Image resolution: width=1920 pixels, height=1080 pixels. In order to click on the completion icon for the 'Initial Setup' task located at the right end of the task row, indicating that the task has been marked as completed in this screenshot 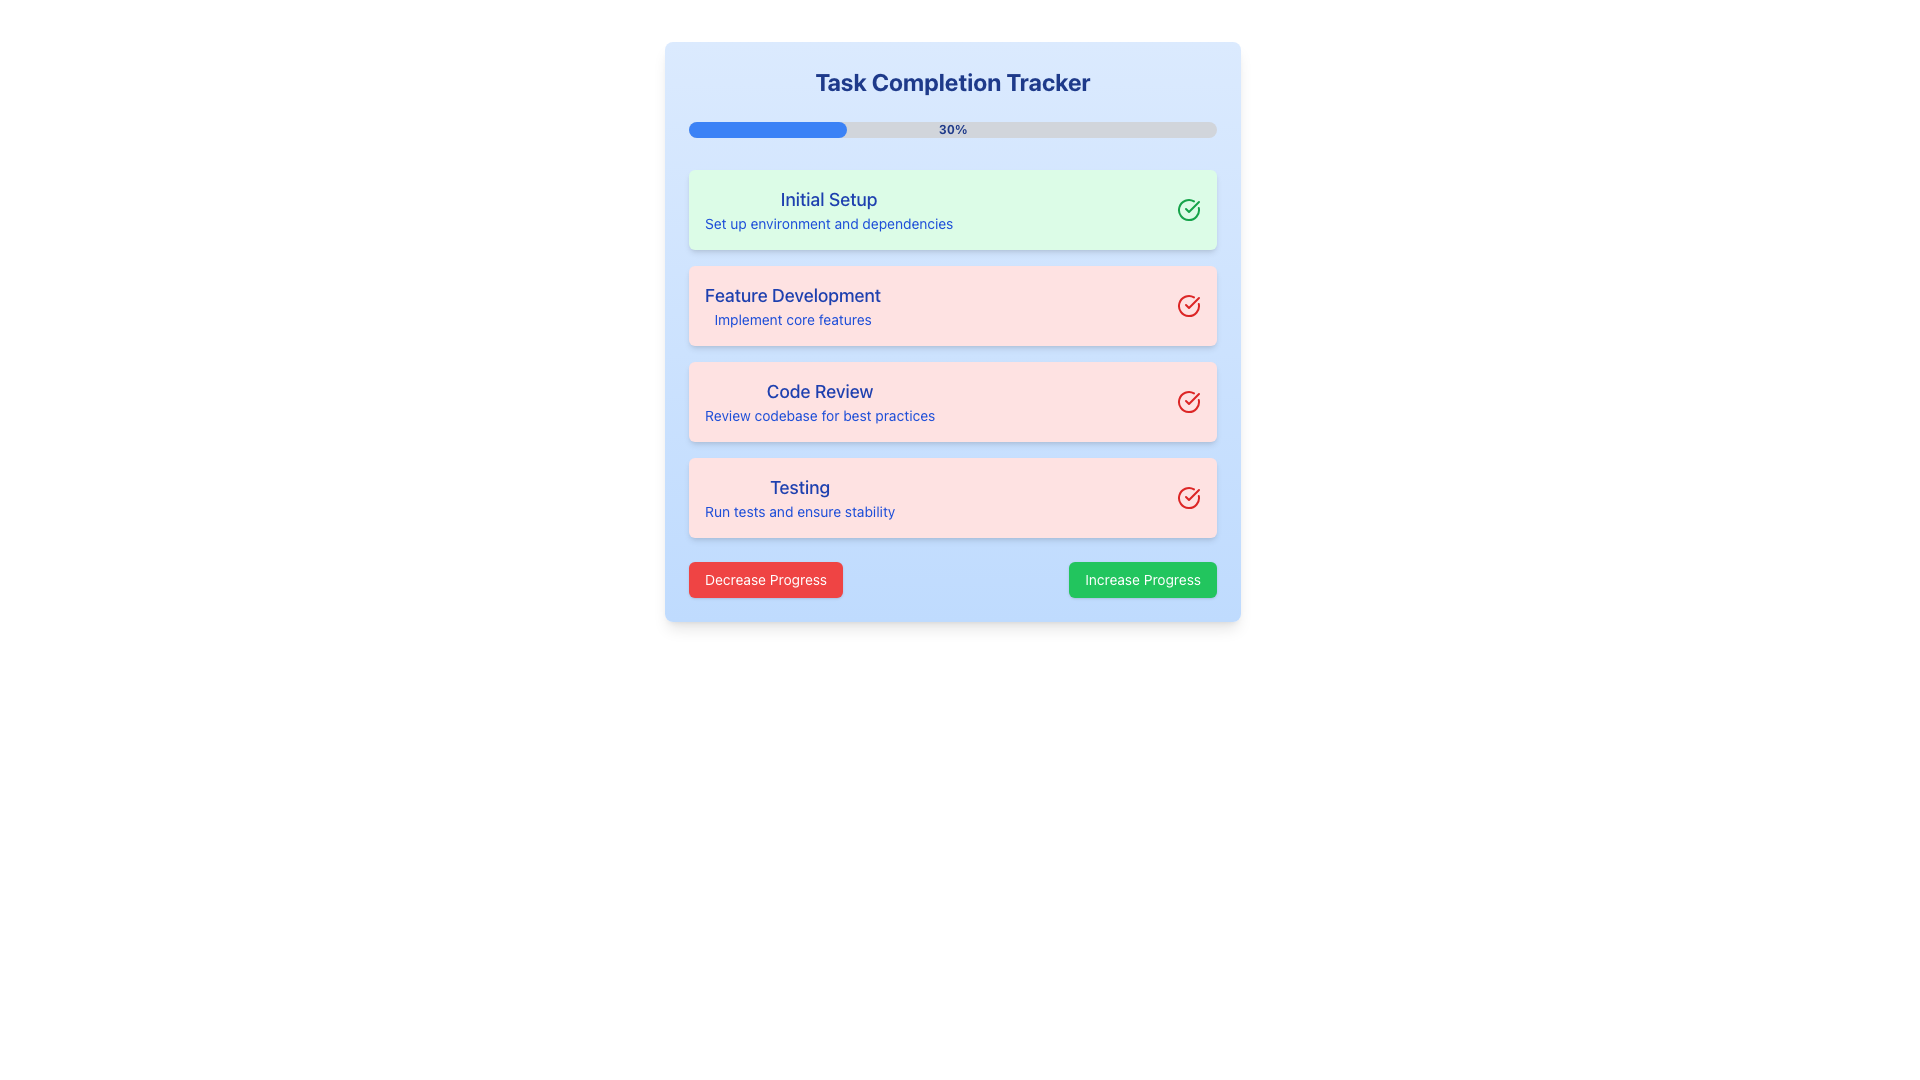, I will do `click(1189, 209)`.